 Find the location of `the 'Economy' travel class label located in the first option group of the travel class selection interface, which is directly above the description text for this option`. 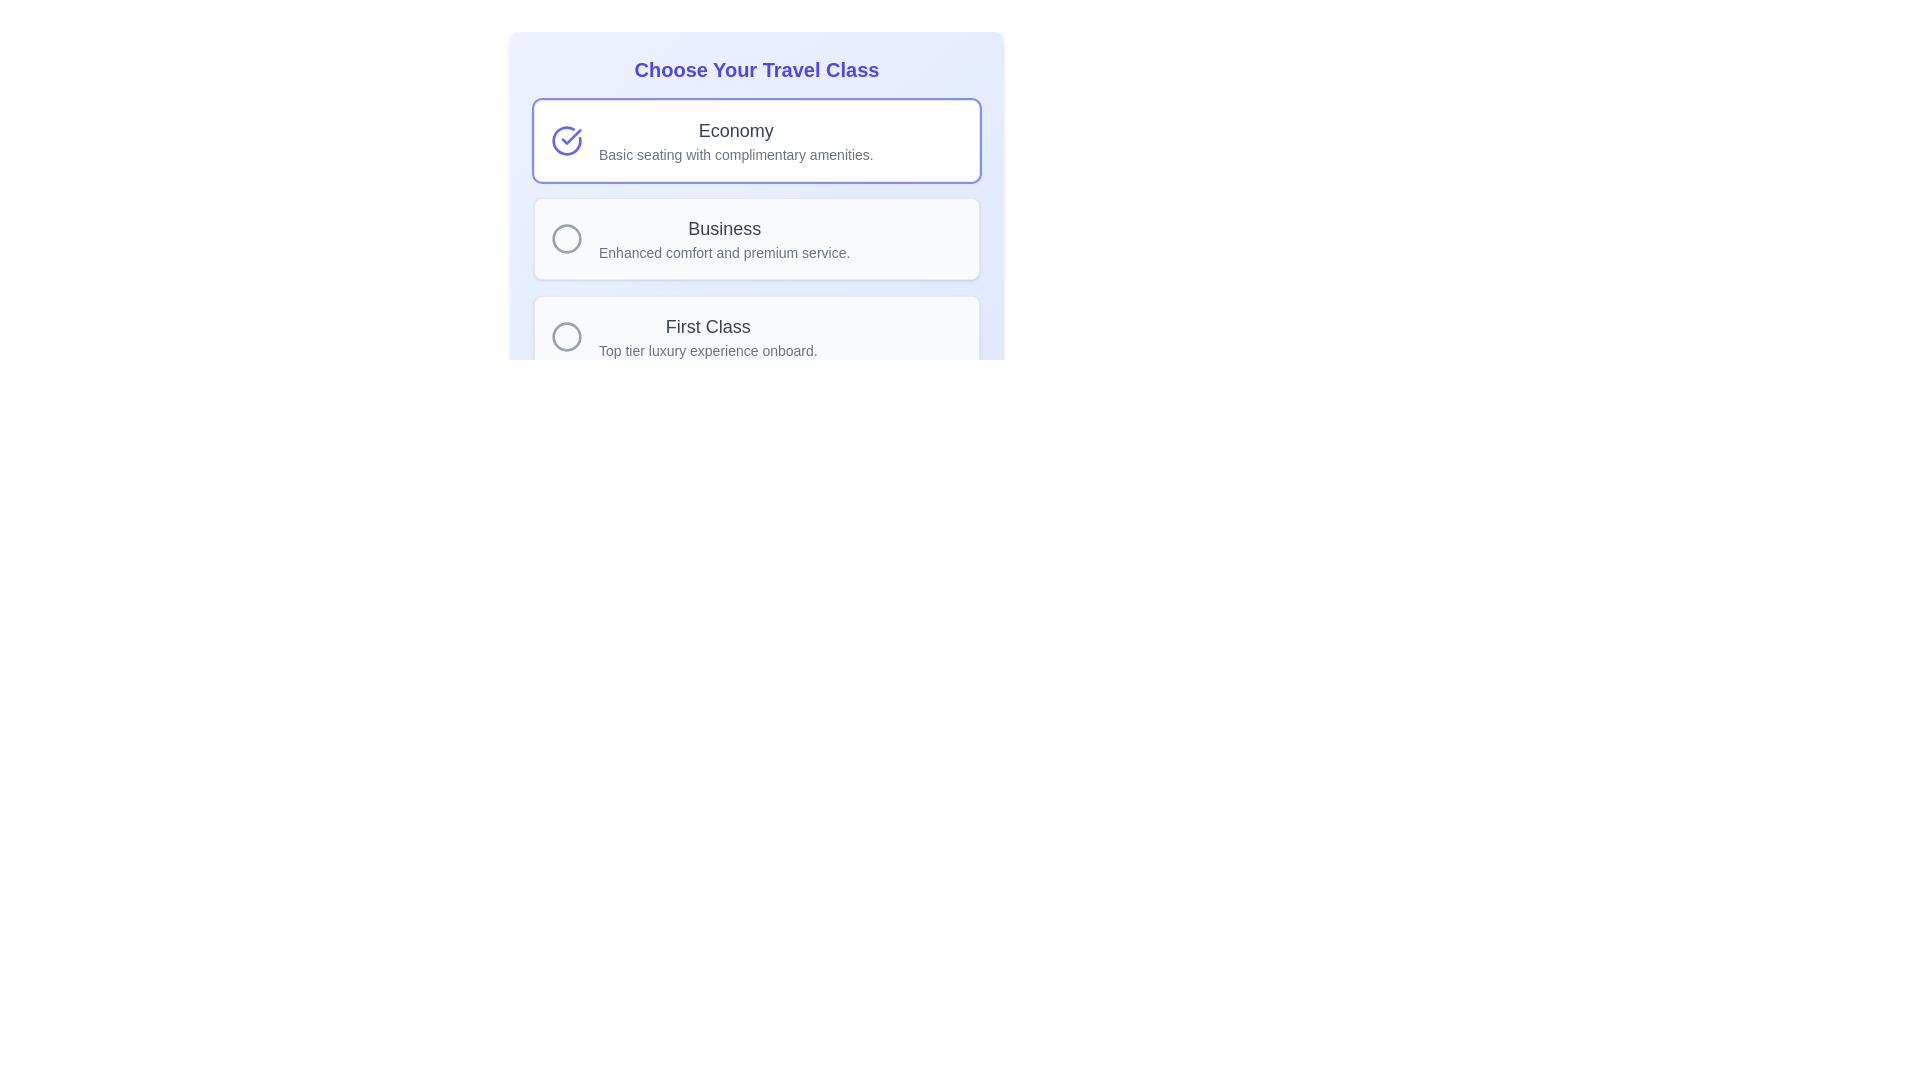

the 'Economy' travel class label located in the first option group of the travel class selection interface, which is directly above the description text for this option is located at coordinates (735, 131).